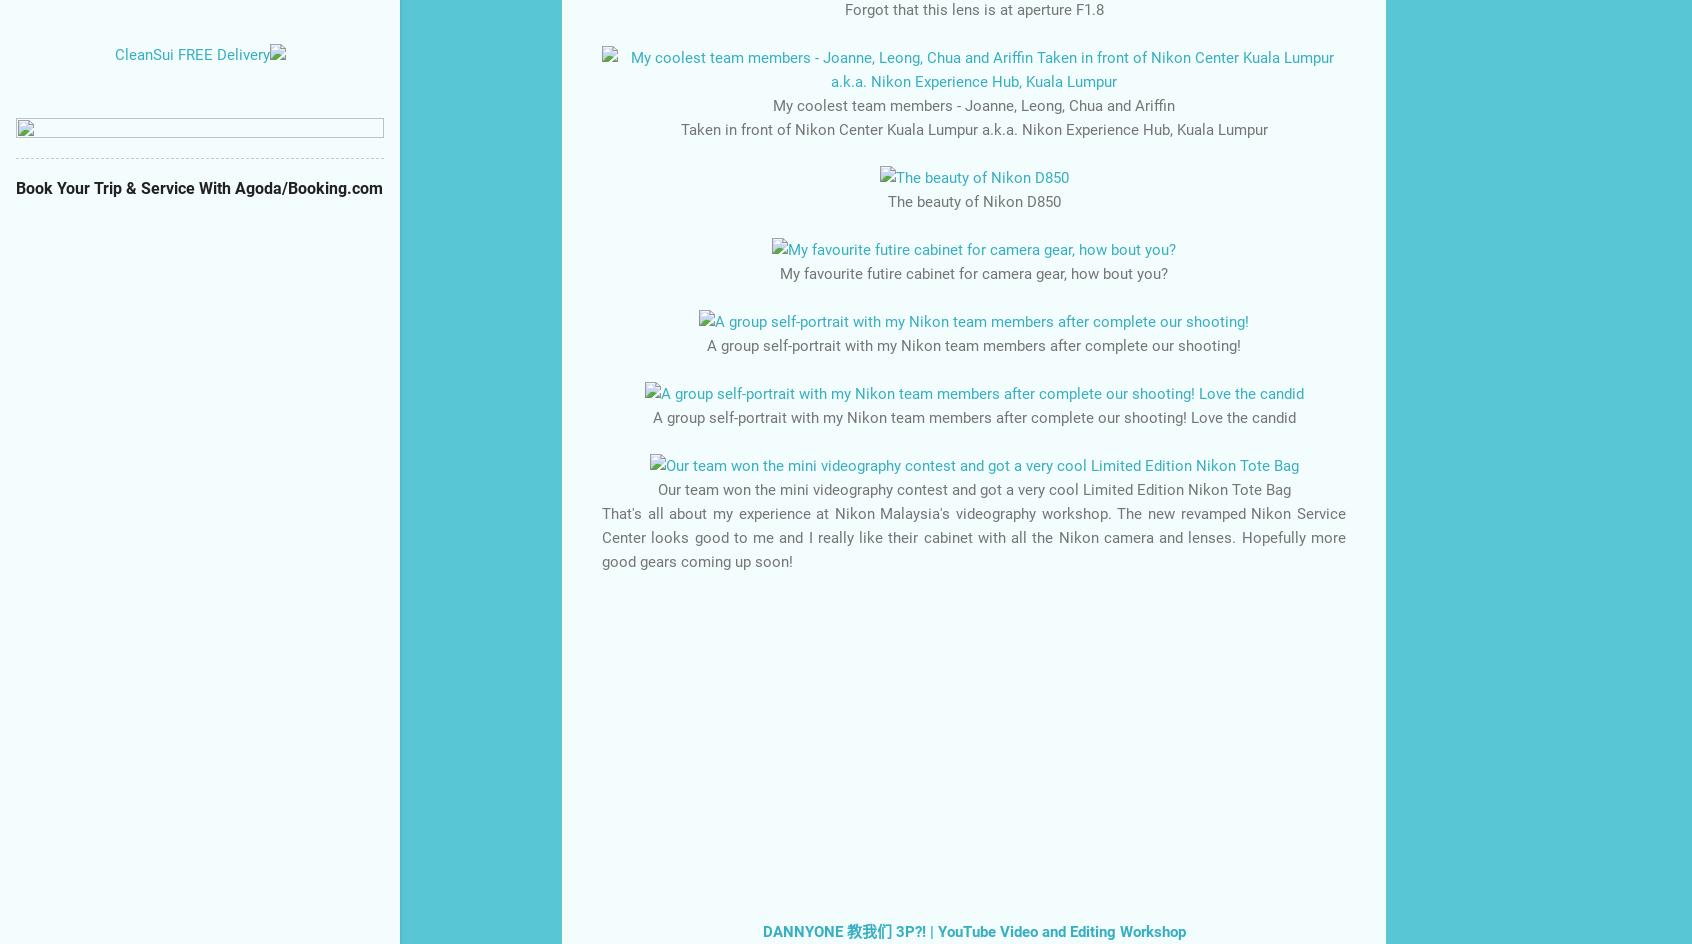  What do you see at coordinates (974, 344) in the screenshot?
I see `'A group self-portrait with my Nikon team members after complete our shooting!'` at bounding box center [974, 344].